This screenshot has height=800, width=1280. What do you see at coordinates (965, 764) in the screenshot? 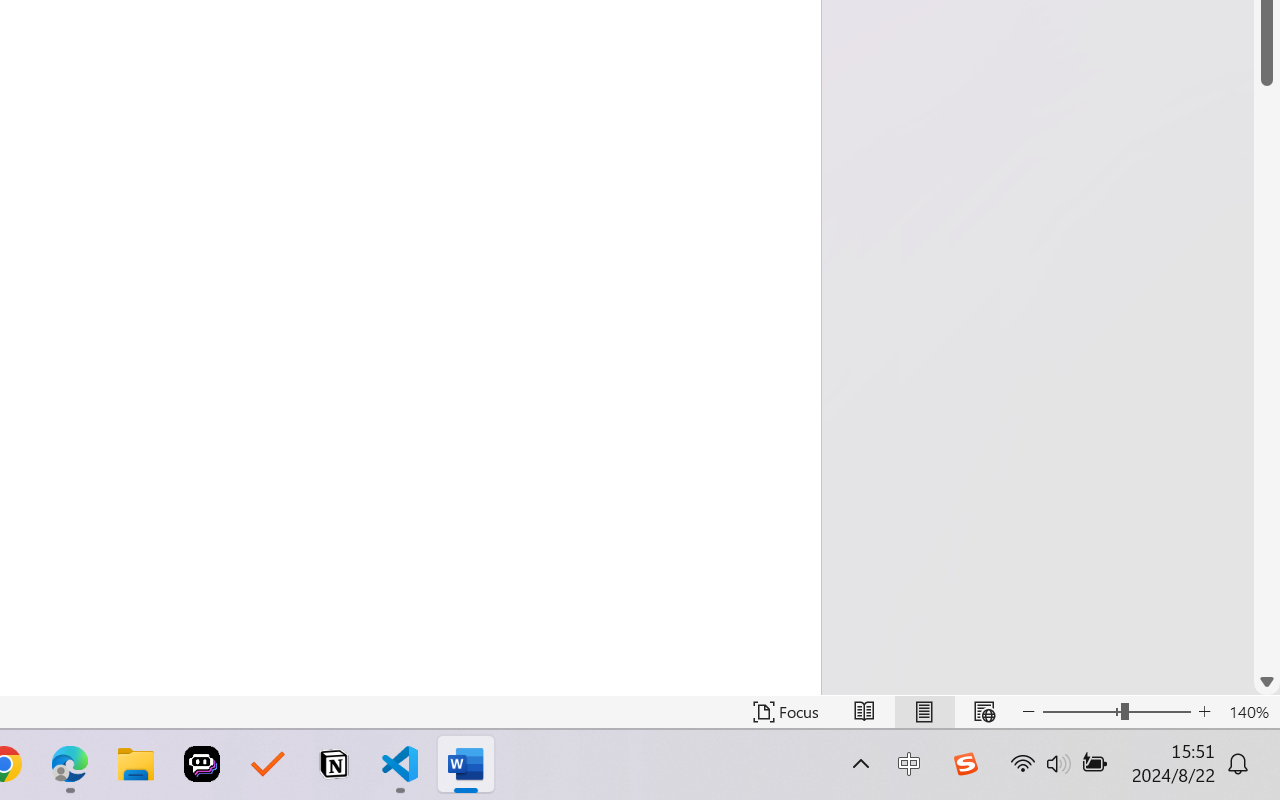
I see `'Class: Image'` at bounding box center [965, 764].